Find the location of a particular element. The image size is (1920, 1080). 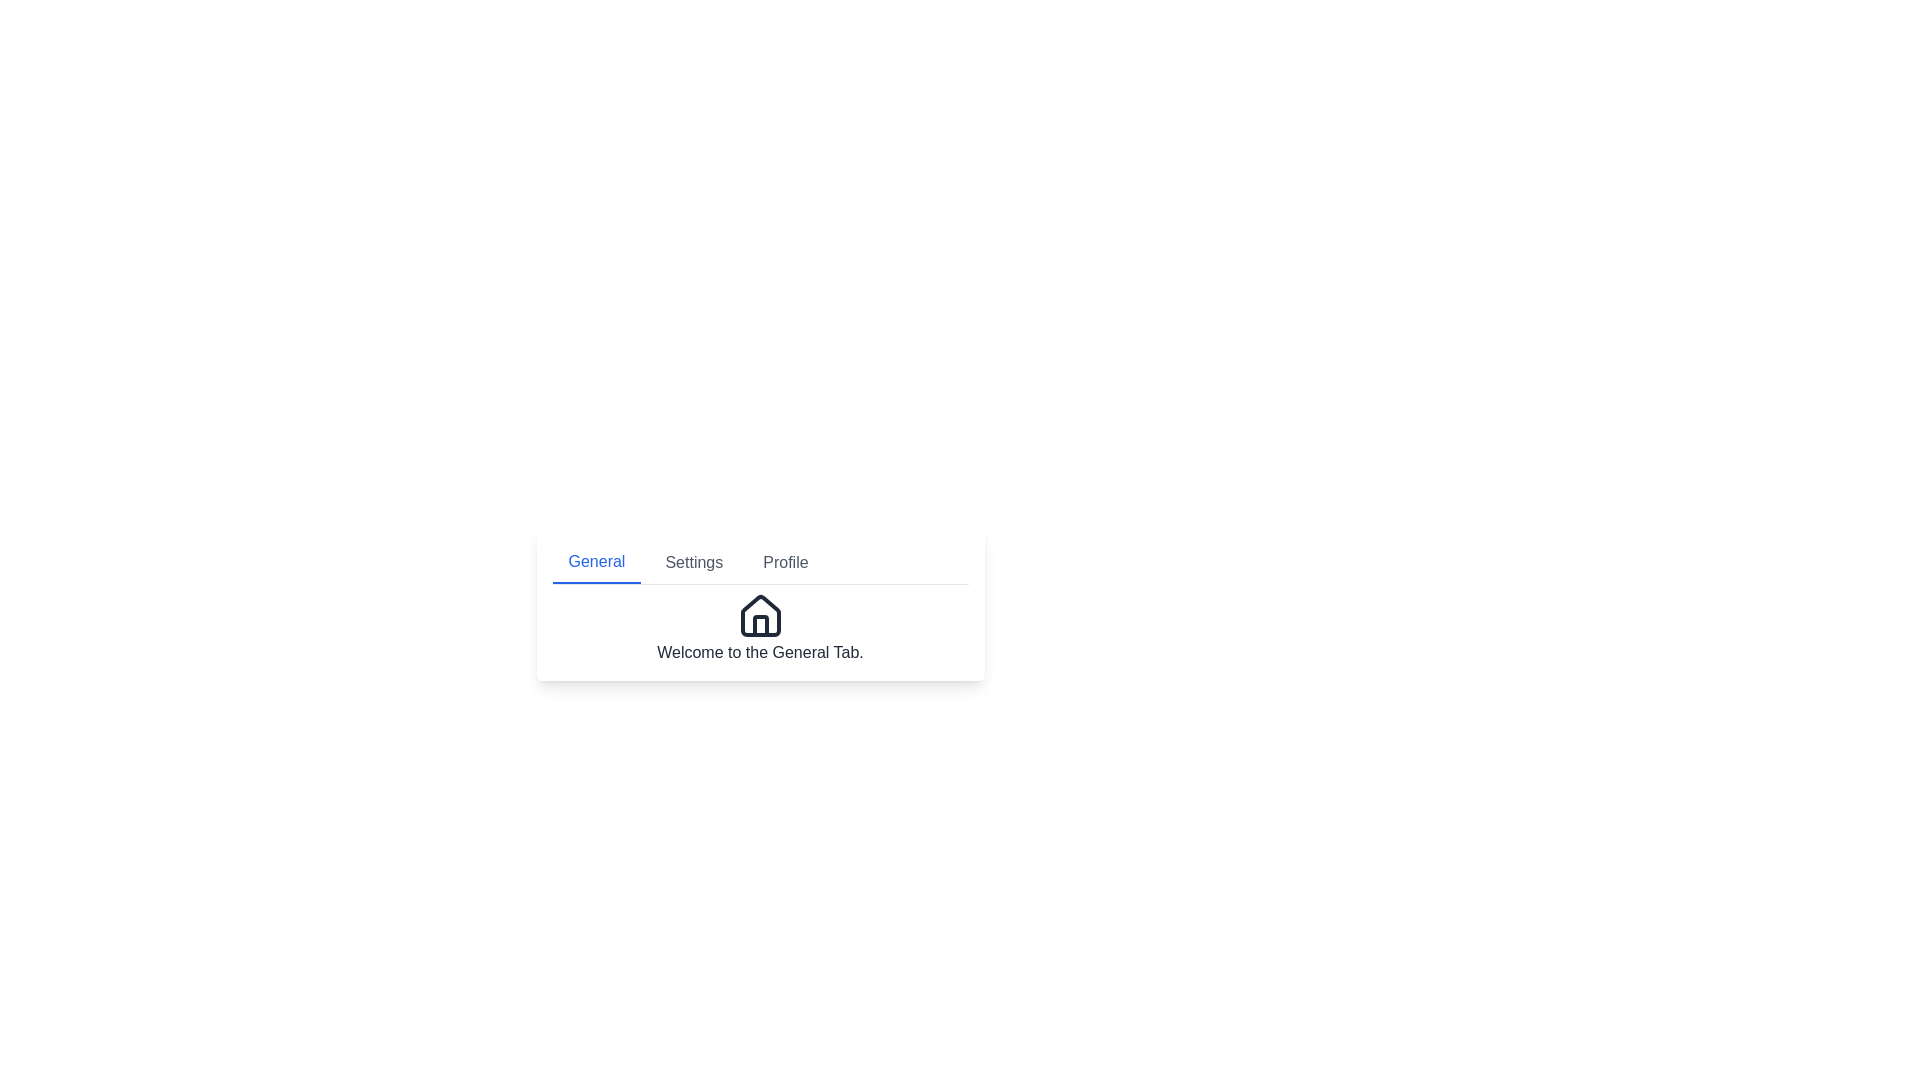

the 'Settings' tab, which is the second tab in the tab list is located at coordinates (694, 563).